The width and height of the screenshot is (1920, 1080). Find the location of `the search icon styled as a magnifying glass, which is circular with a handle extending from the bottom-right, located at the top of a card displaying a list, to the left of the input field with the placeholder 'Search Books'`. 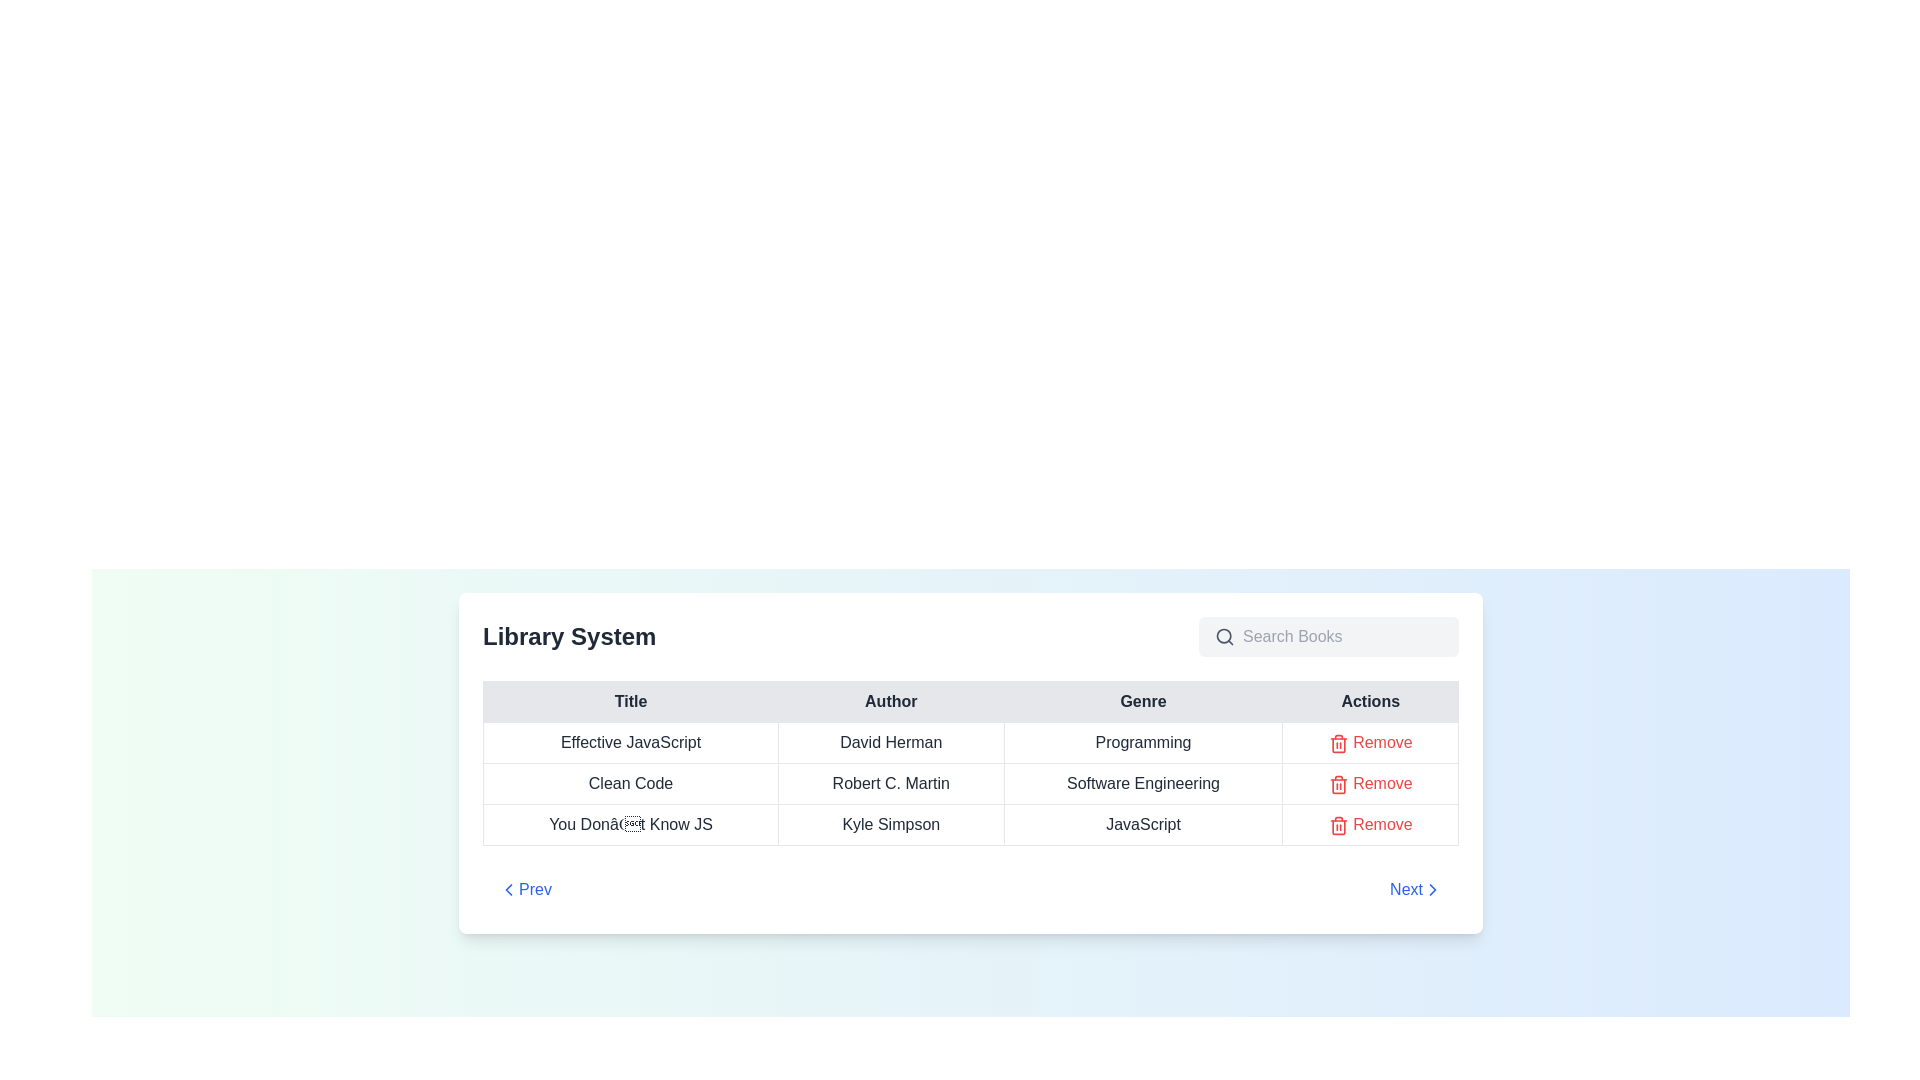

the search icon styled as a magnifying glass, which is circular with a handle extending from the bottom-right, located at the top of a card displaying a list, to the left of the input field with the placeholder 'Search Books' is located at coordinates (1223, 636).